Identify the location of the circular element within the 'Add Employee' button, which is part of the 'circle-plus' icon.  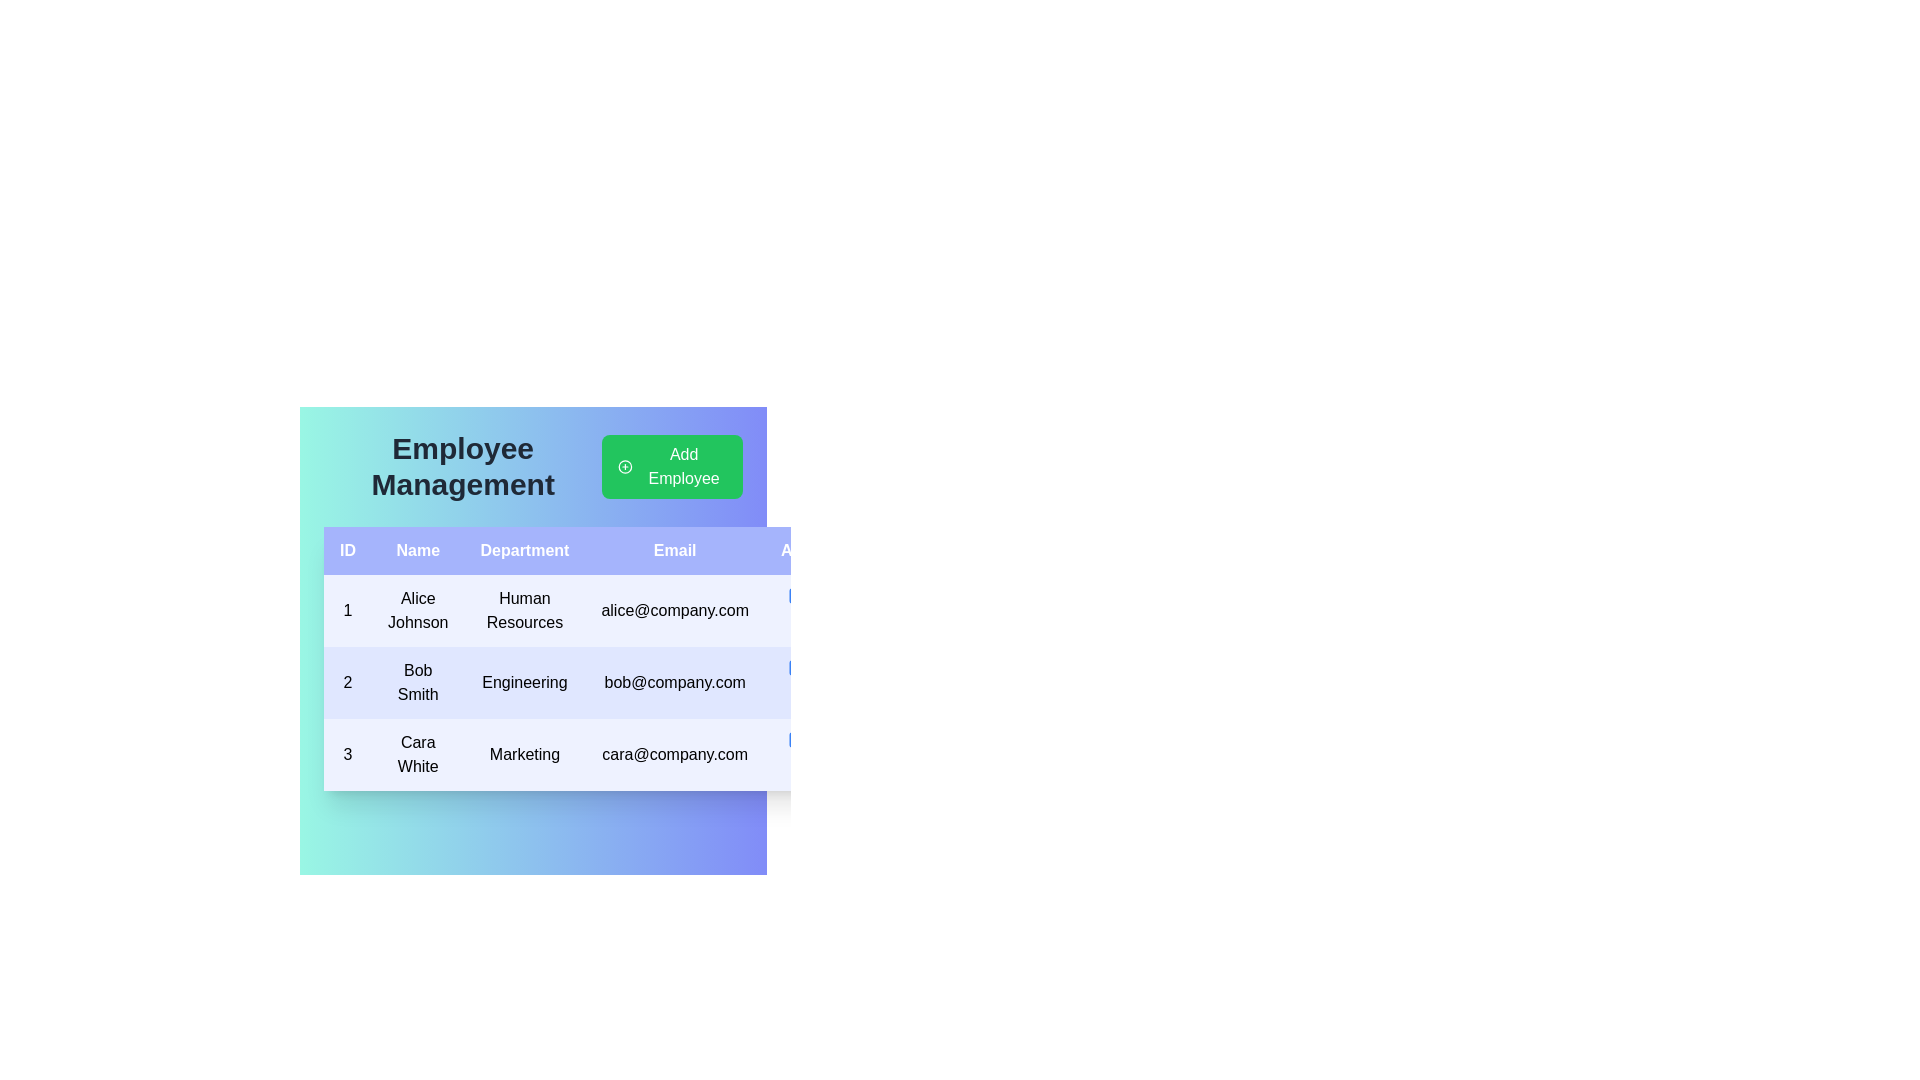
(624, 466).